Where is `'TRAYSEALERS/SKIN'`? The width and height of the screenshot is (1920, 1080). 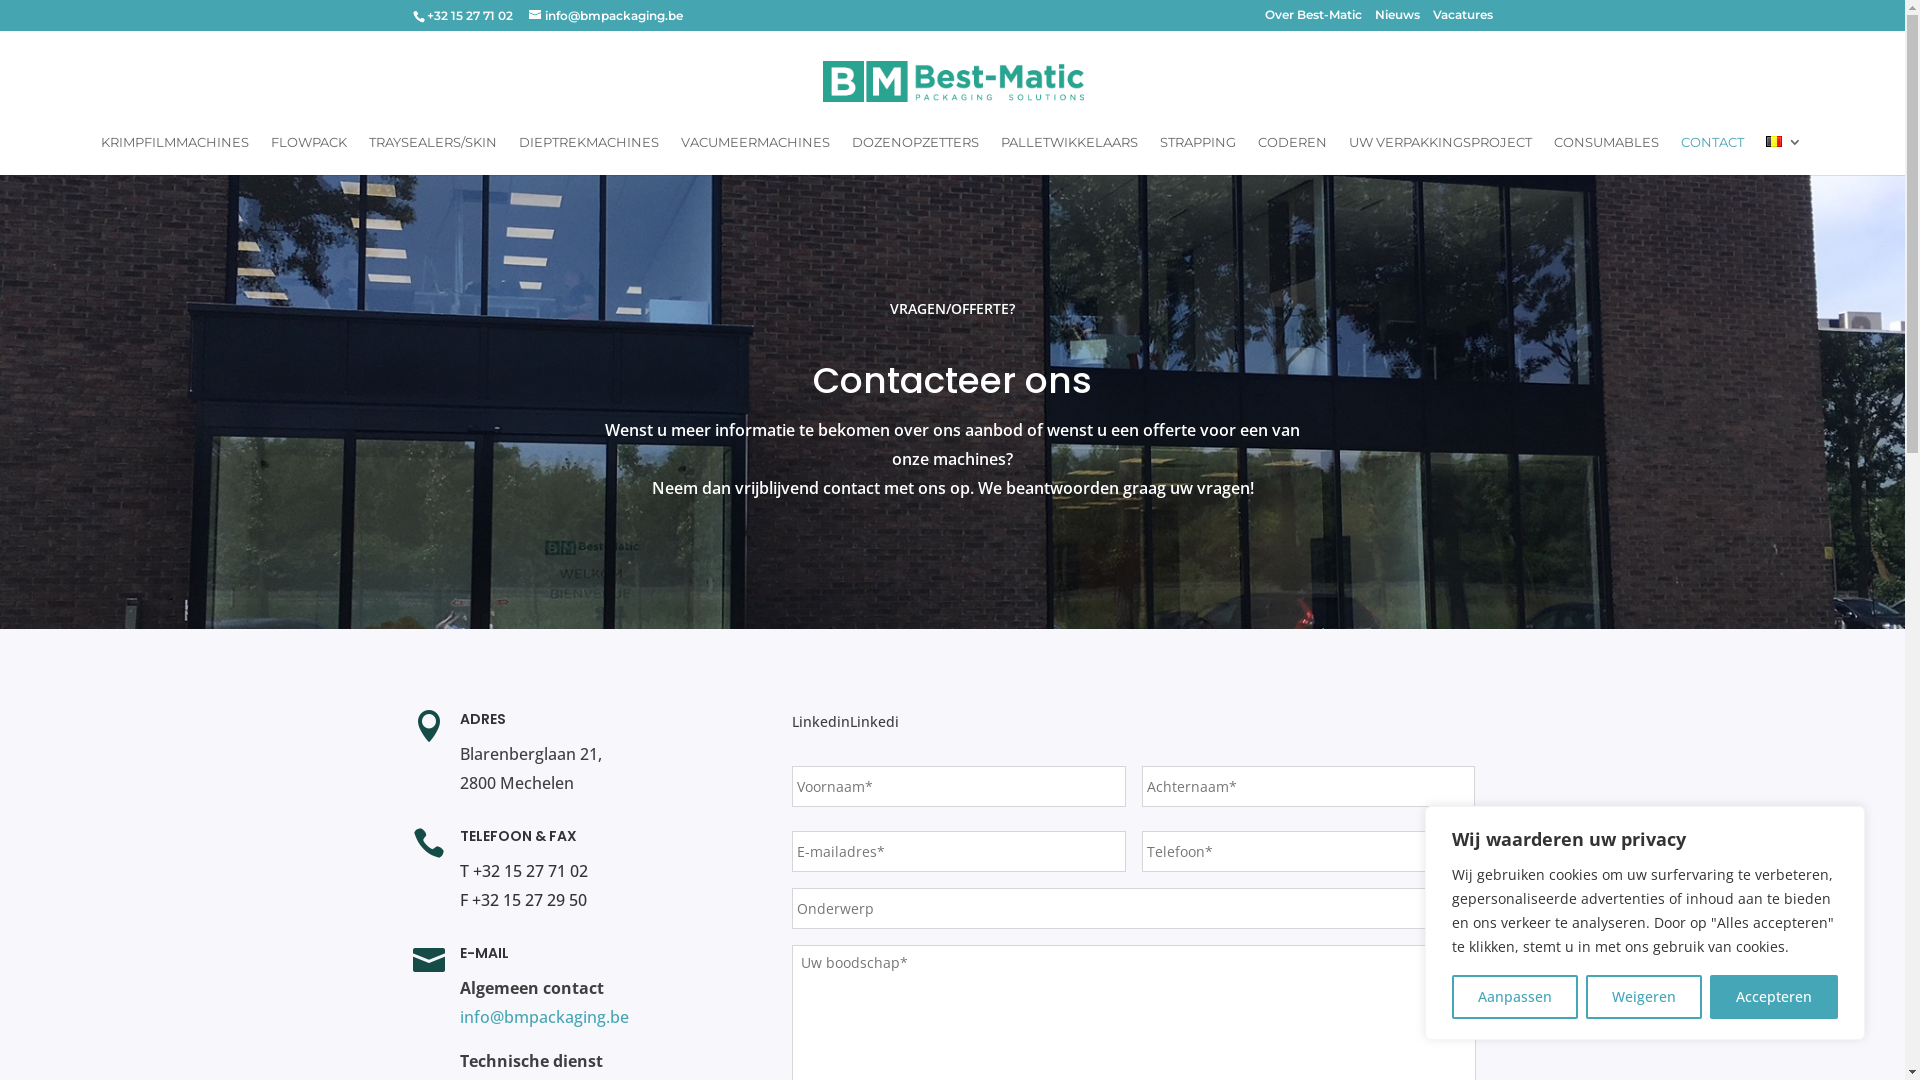 'TRAYSEALERS/SKIN' is located at coordinates (369, 153).